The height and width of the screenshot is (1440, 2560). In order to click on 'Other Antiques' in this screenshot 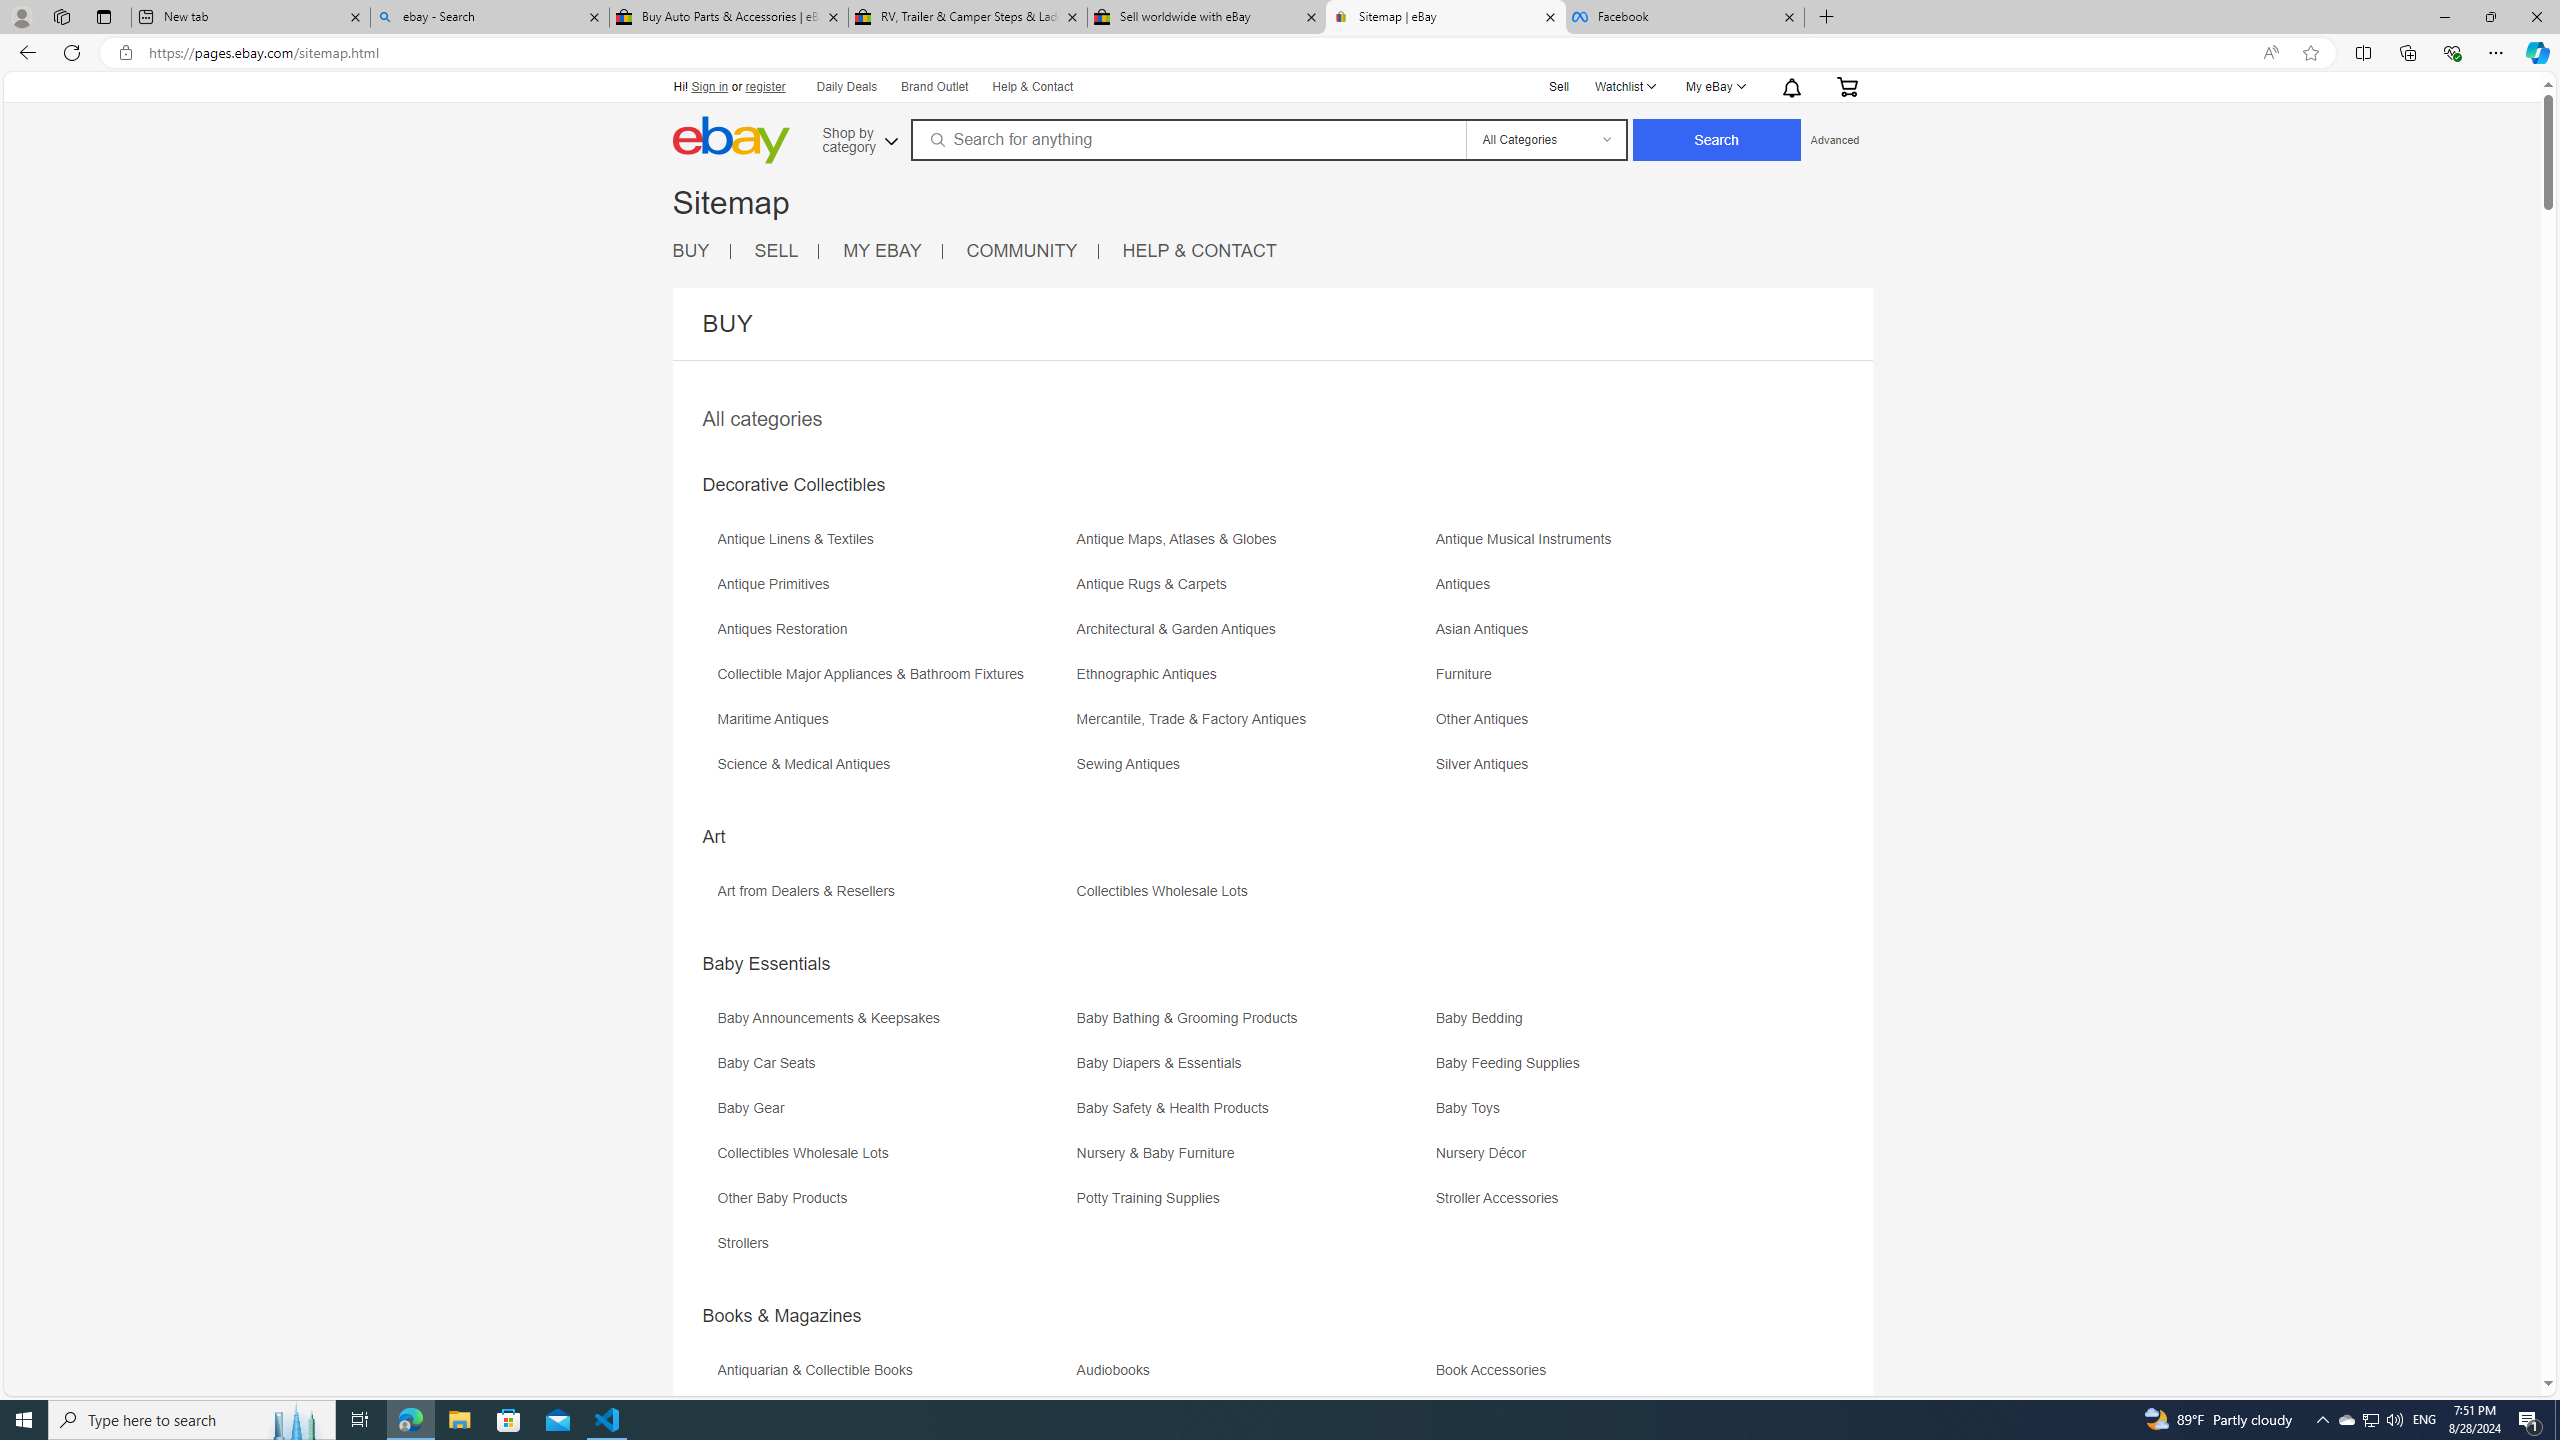, I will do `click(1614, 725)`.